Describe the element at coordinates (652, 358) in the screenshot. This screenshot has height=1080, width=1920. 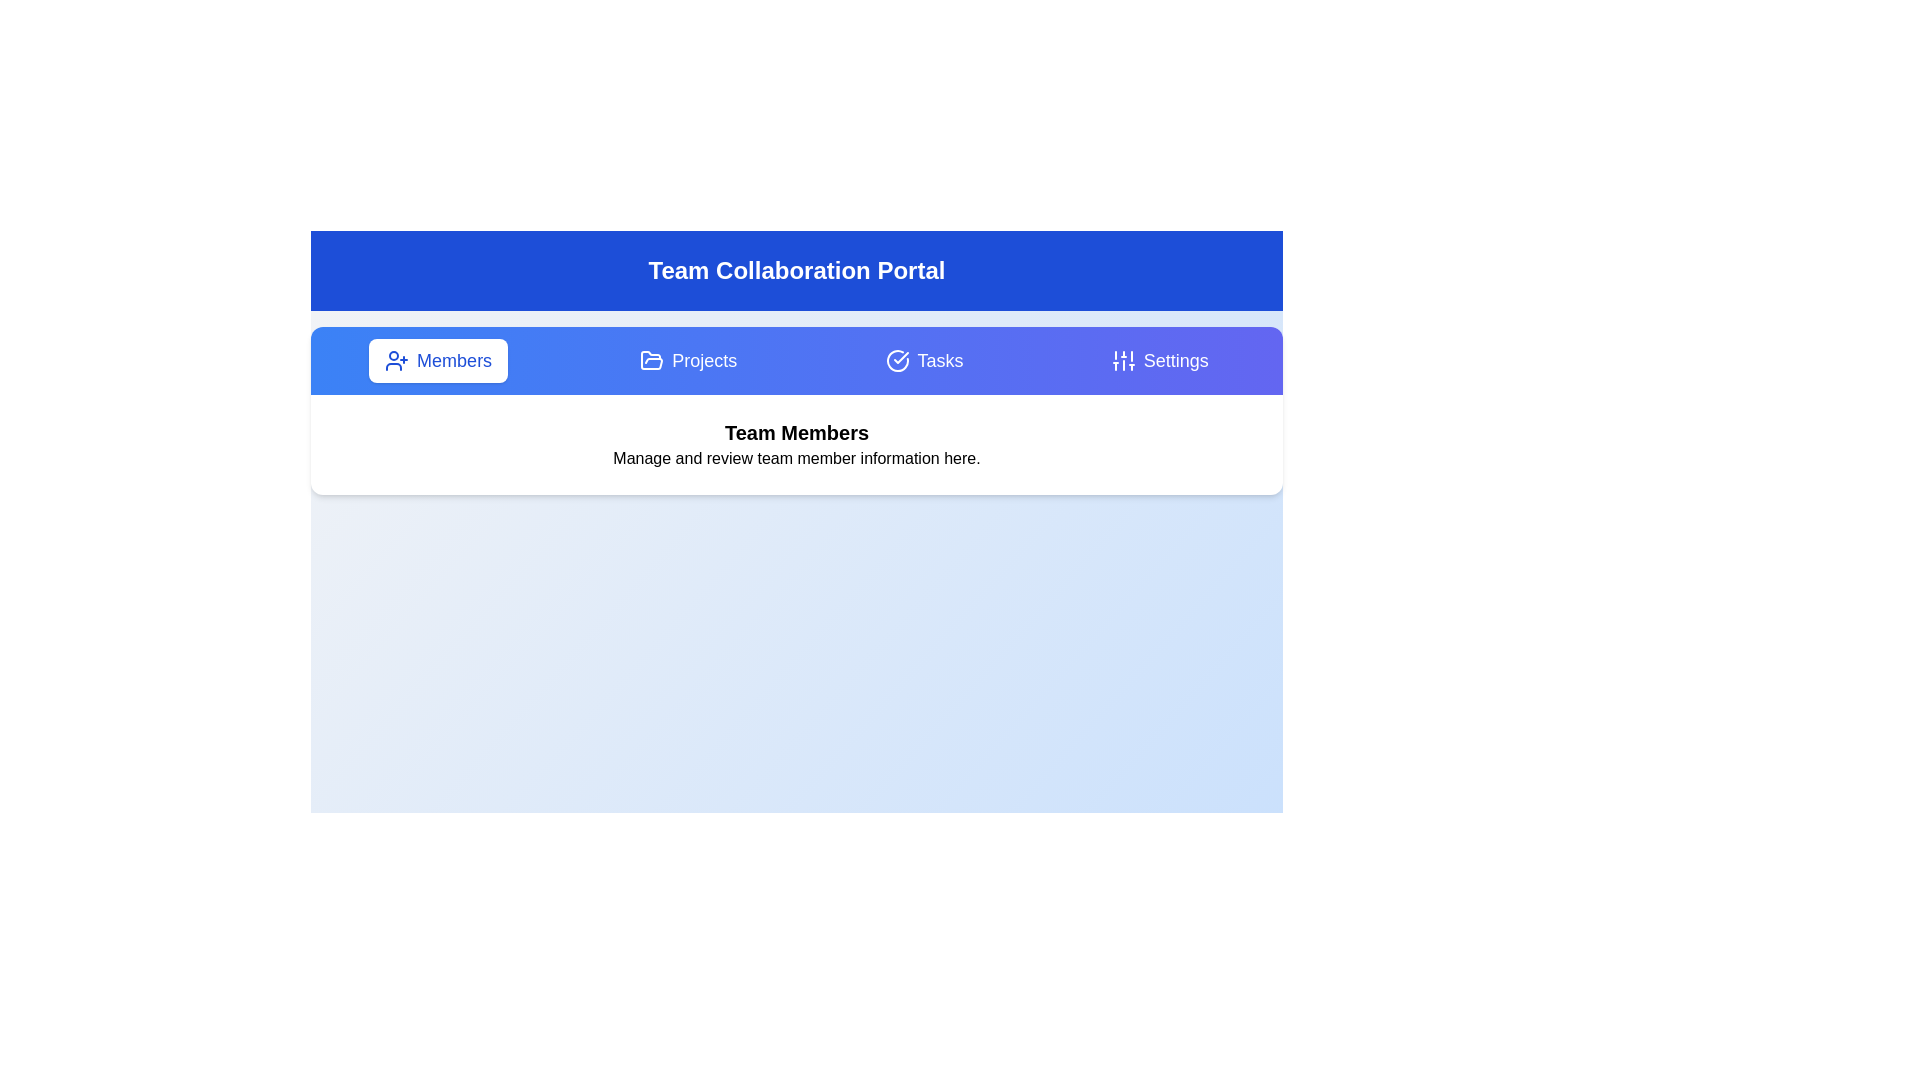
I see `the 'Projects' icon, which resembles an open folder with a blue stroke, located on the horizontal navigation bar, second from the left` at that location.